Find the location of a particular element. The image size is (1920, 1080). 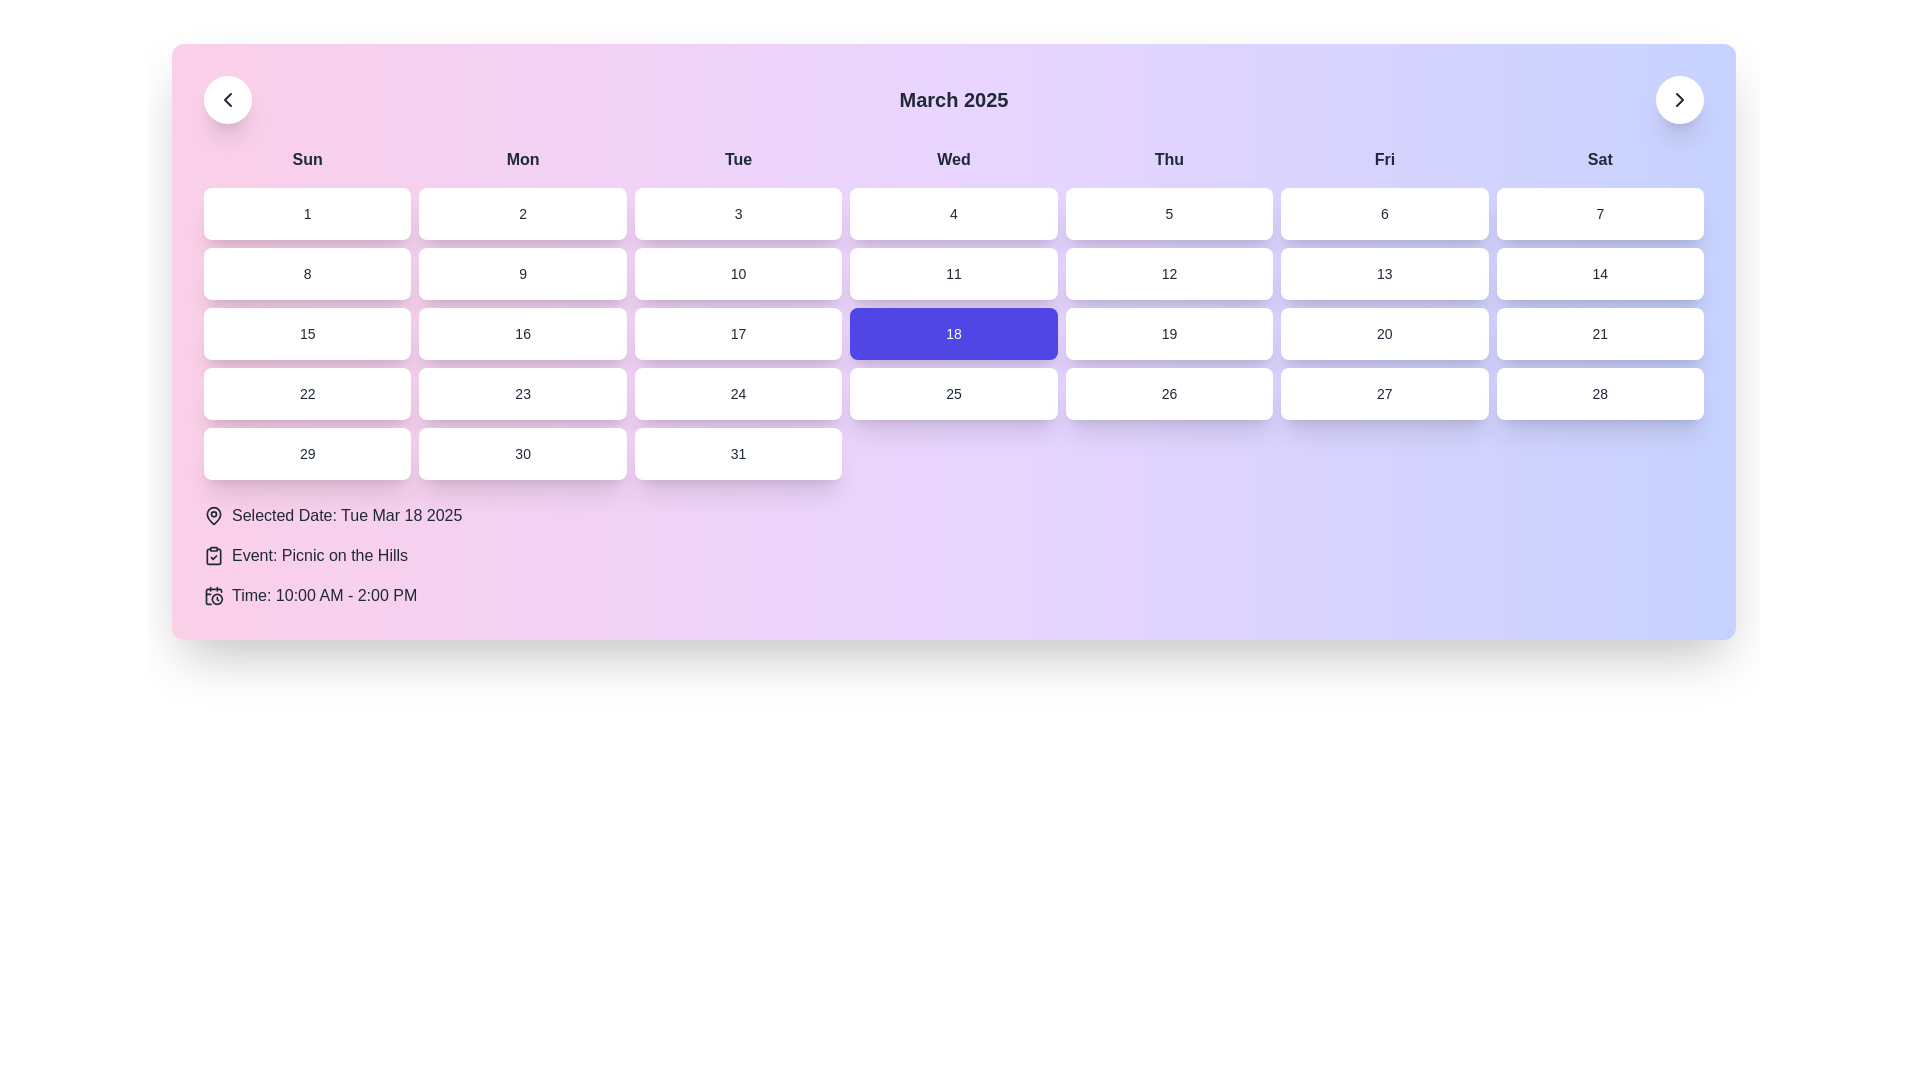

the button representing the 13th day in the displayed calendar is located at coordinates (1382, 273).